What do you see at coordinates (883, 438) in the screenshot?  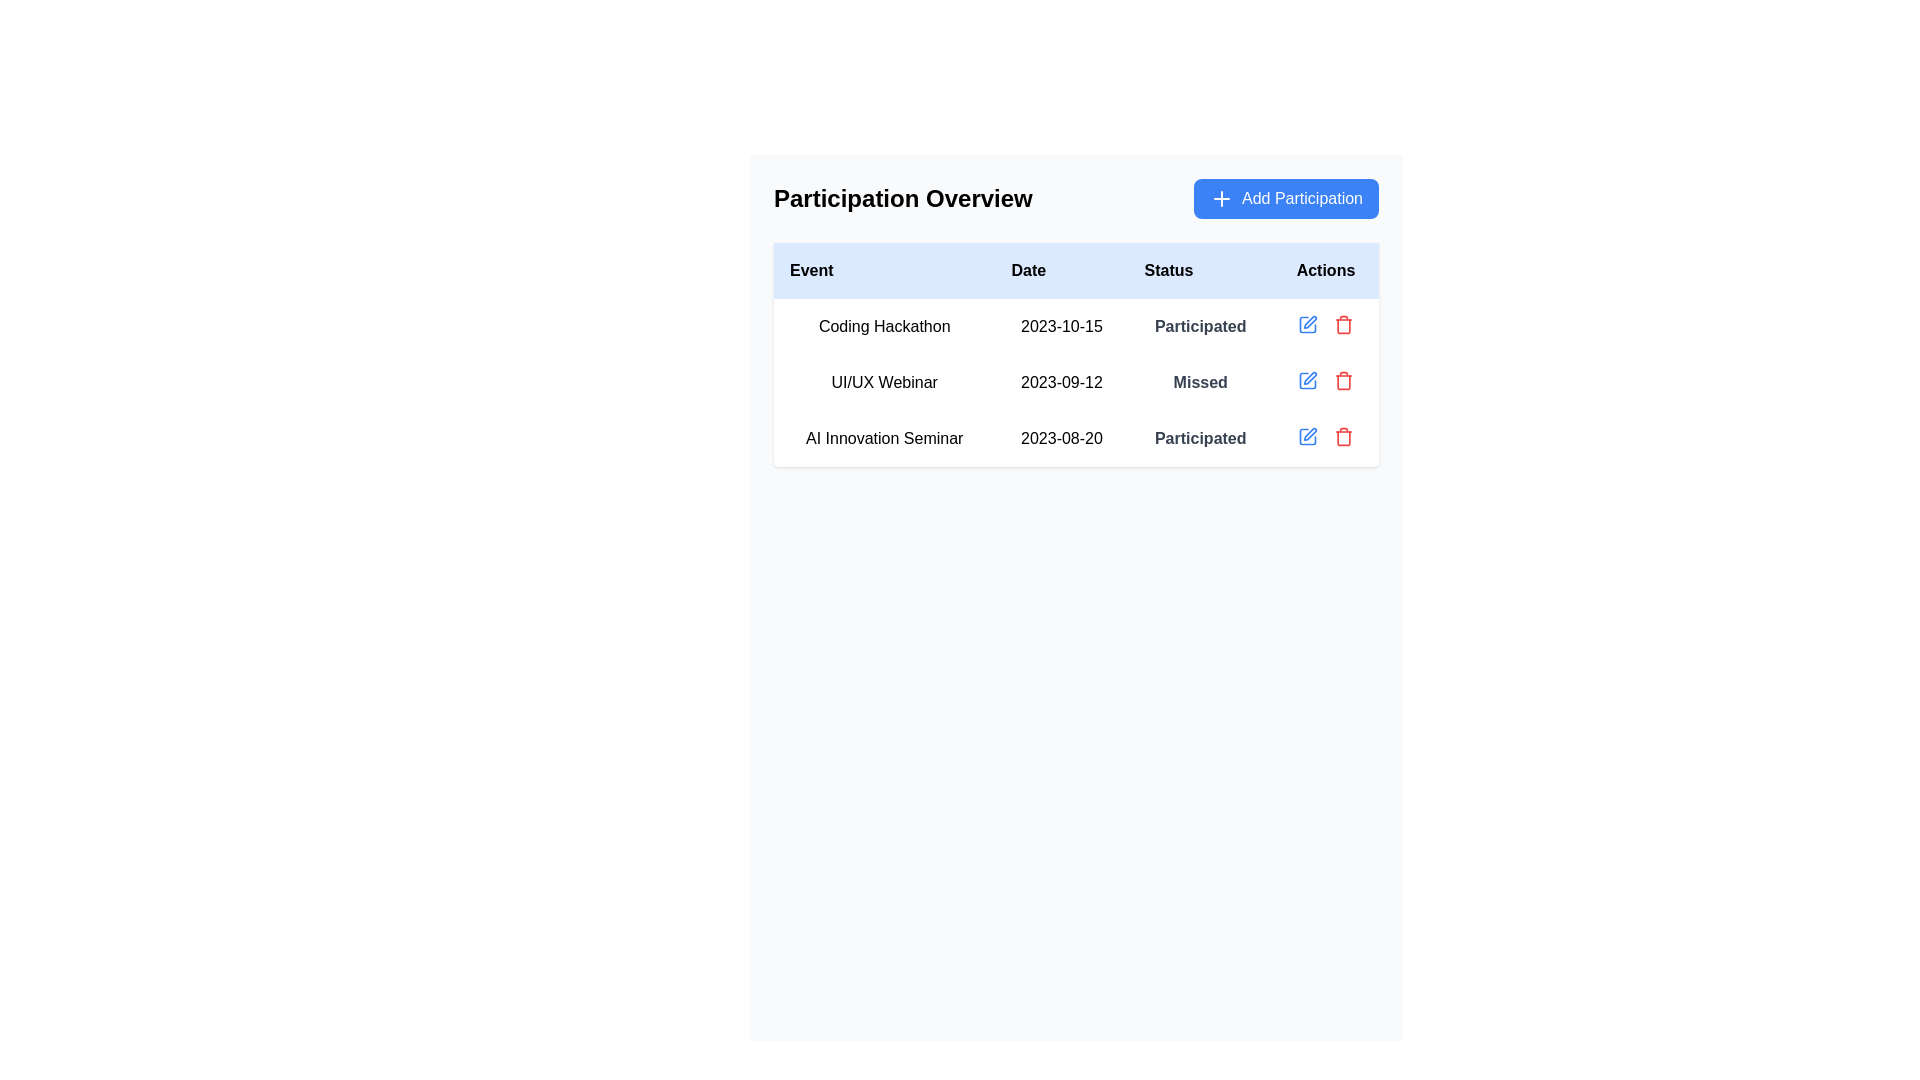 I see `the text label that displays 'AI Innovation Seminar', which is located in the second row of the table under the column labeled 'Event'` at bounding box center [883, 438].